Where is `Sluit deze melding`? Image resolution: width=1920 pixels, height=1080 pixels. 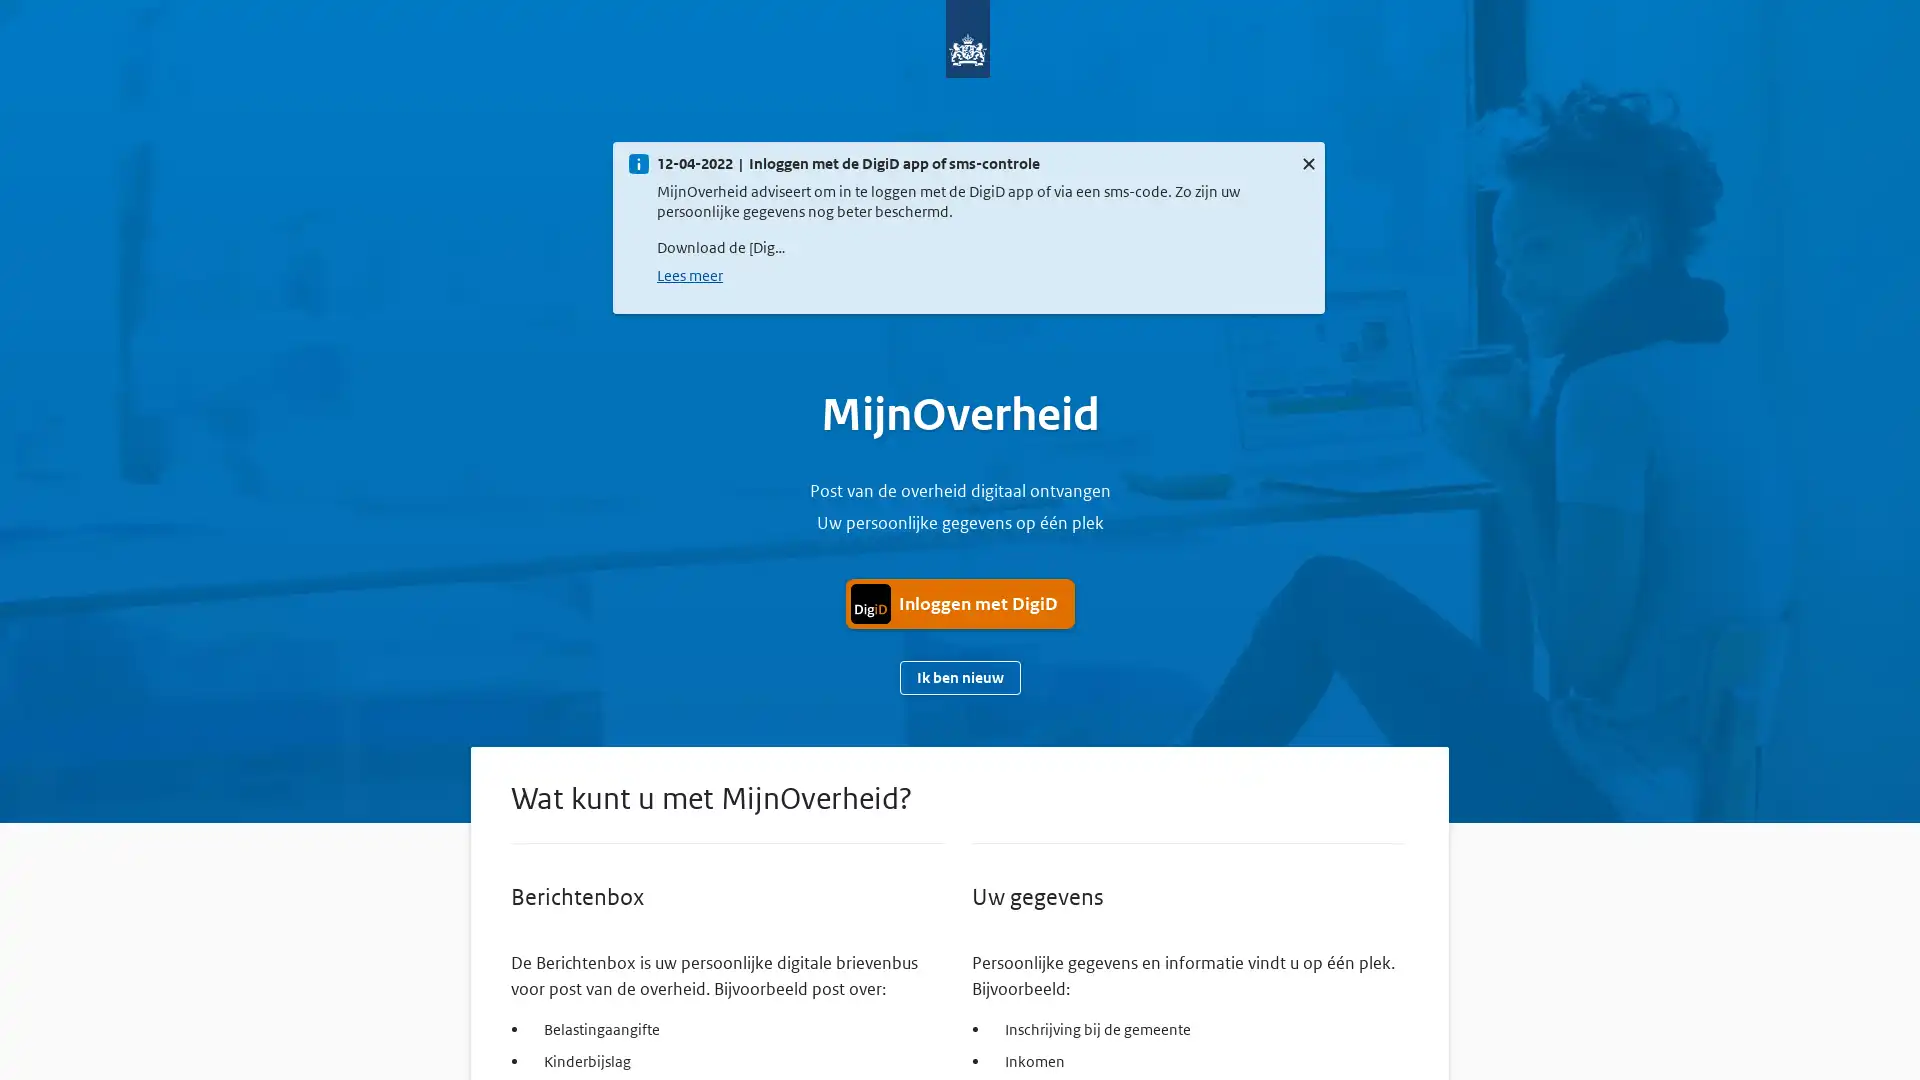
Sluit deze melding is located at coordinates (1309, 163).